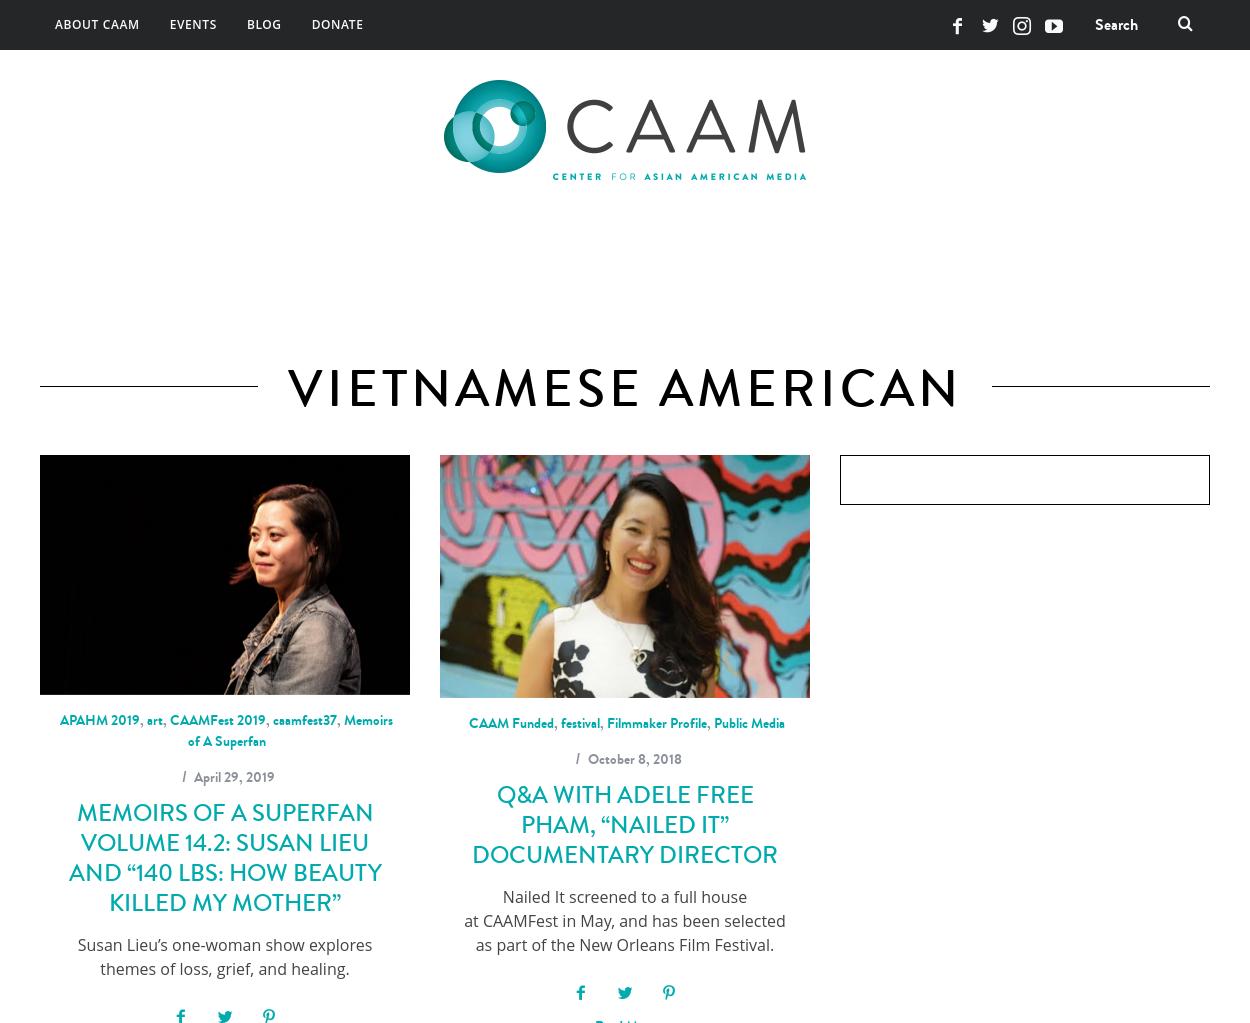  What do you see at coordinates (623, 918) in the screenshot?
I see `'Nailed It screened to a full house at CAAMFest in May, and has been selected as part of the New Orleans Film Festival.'` at bounding box center [623, 918].